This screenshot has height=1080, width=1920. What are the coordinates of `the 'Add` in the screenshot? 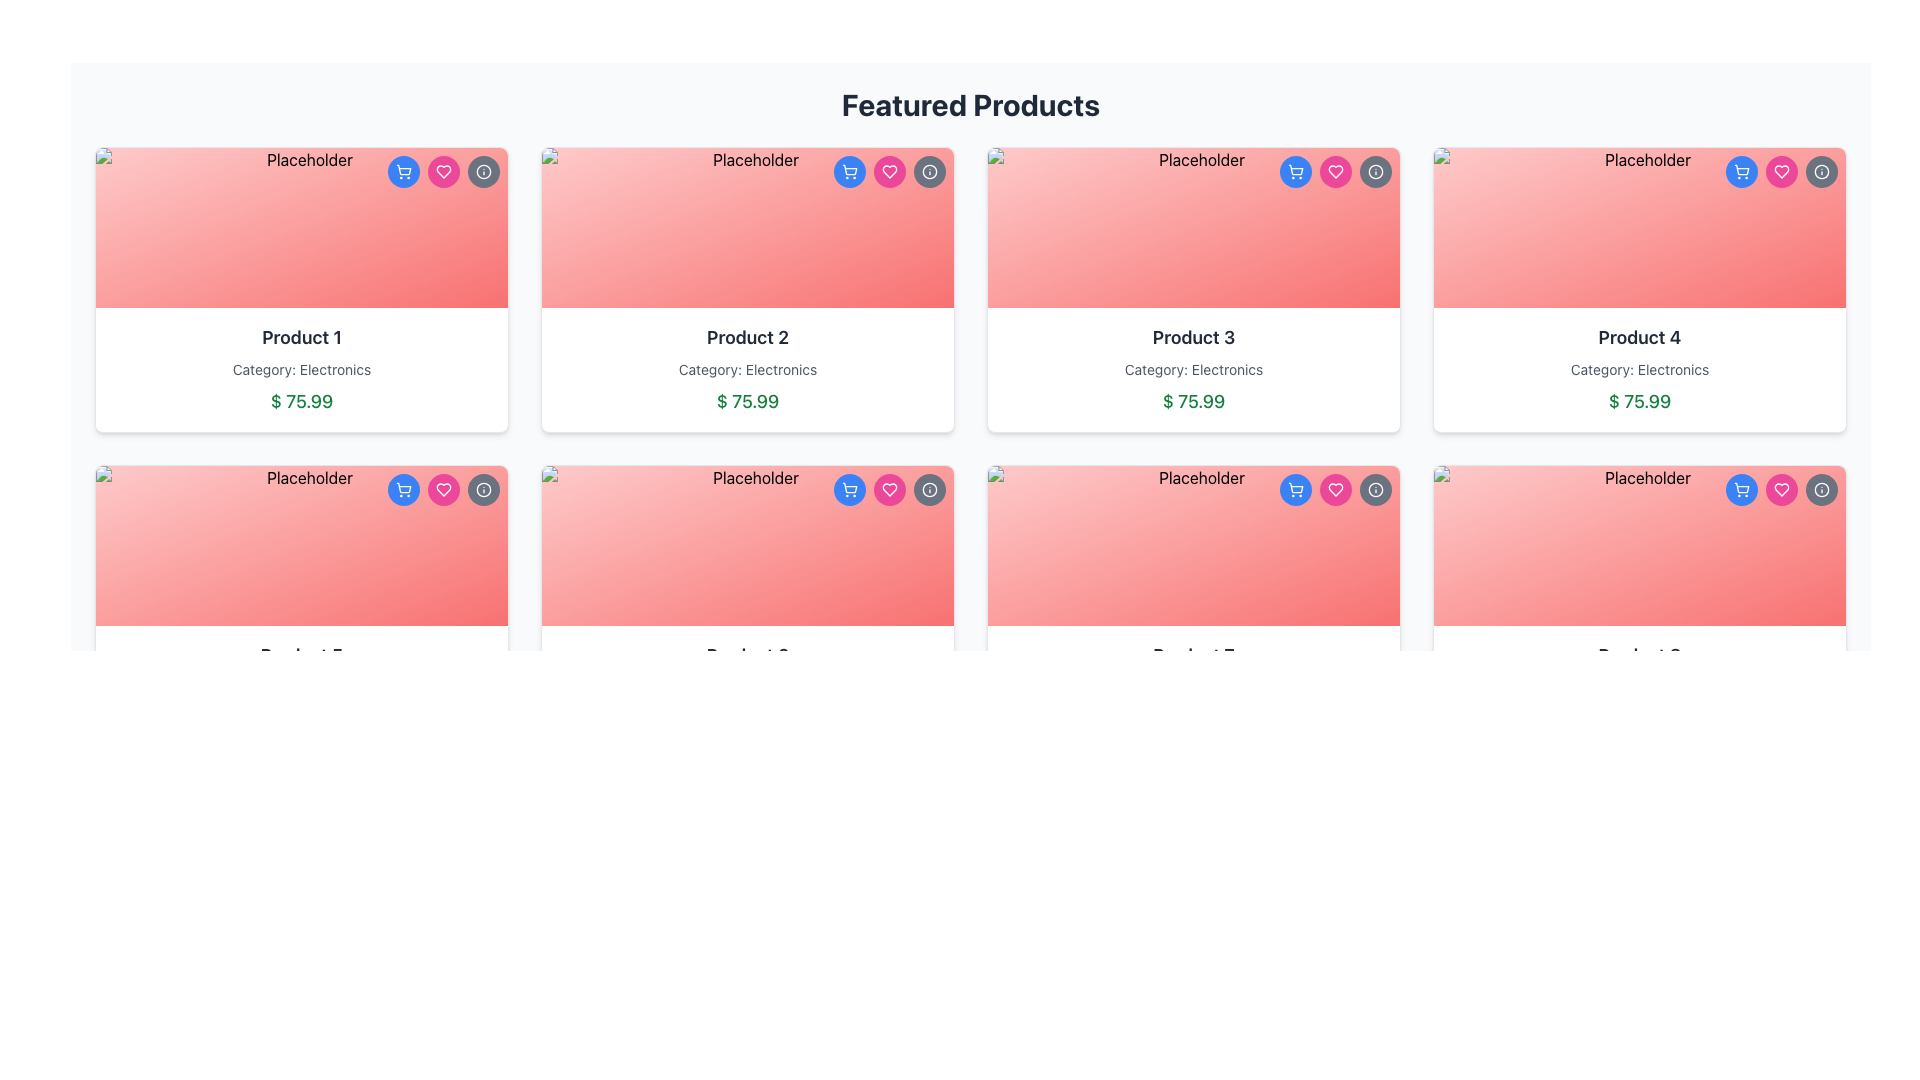 It's located at (1741, 171).